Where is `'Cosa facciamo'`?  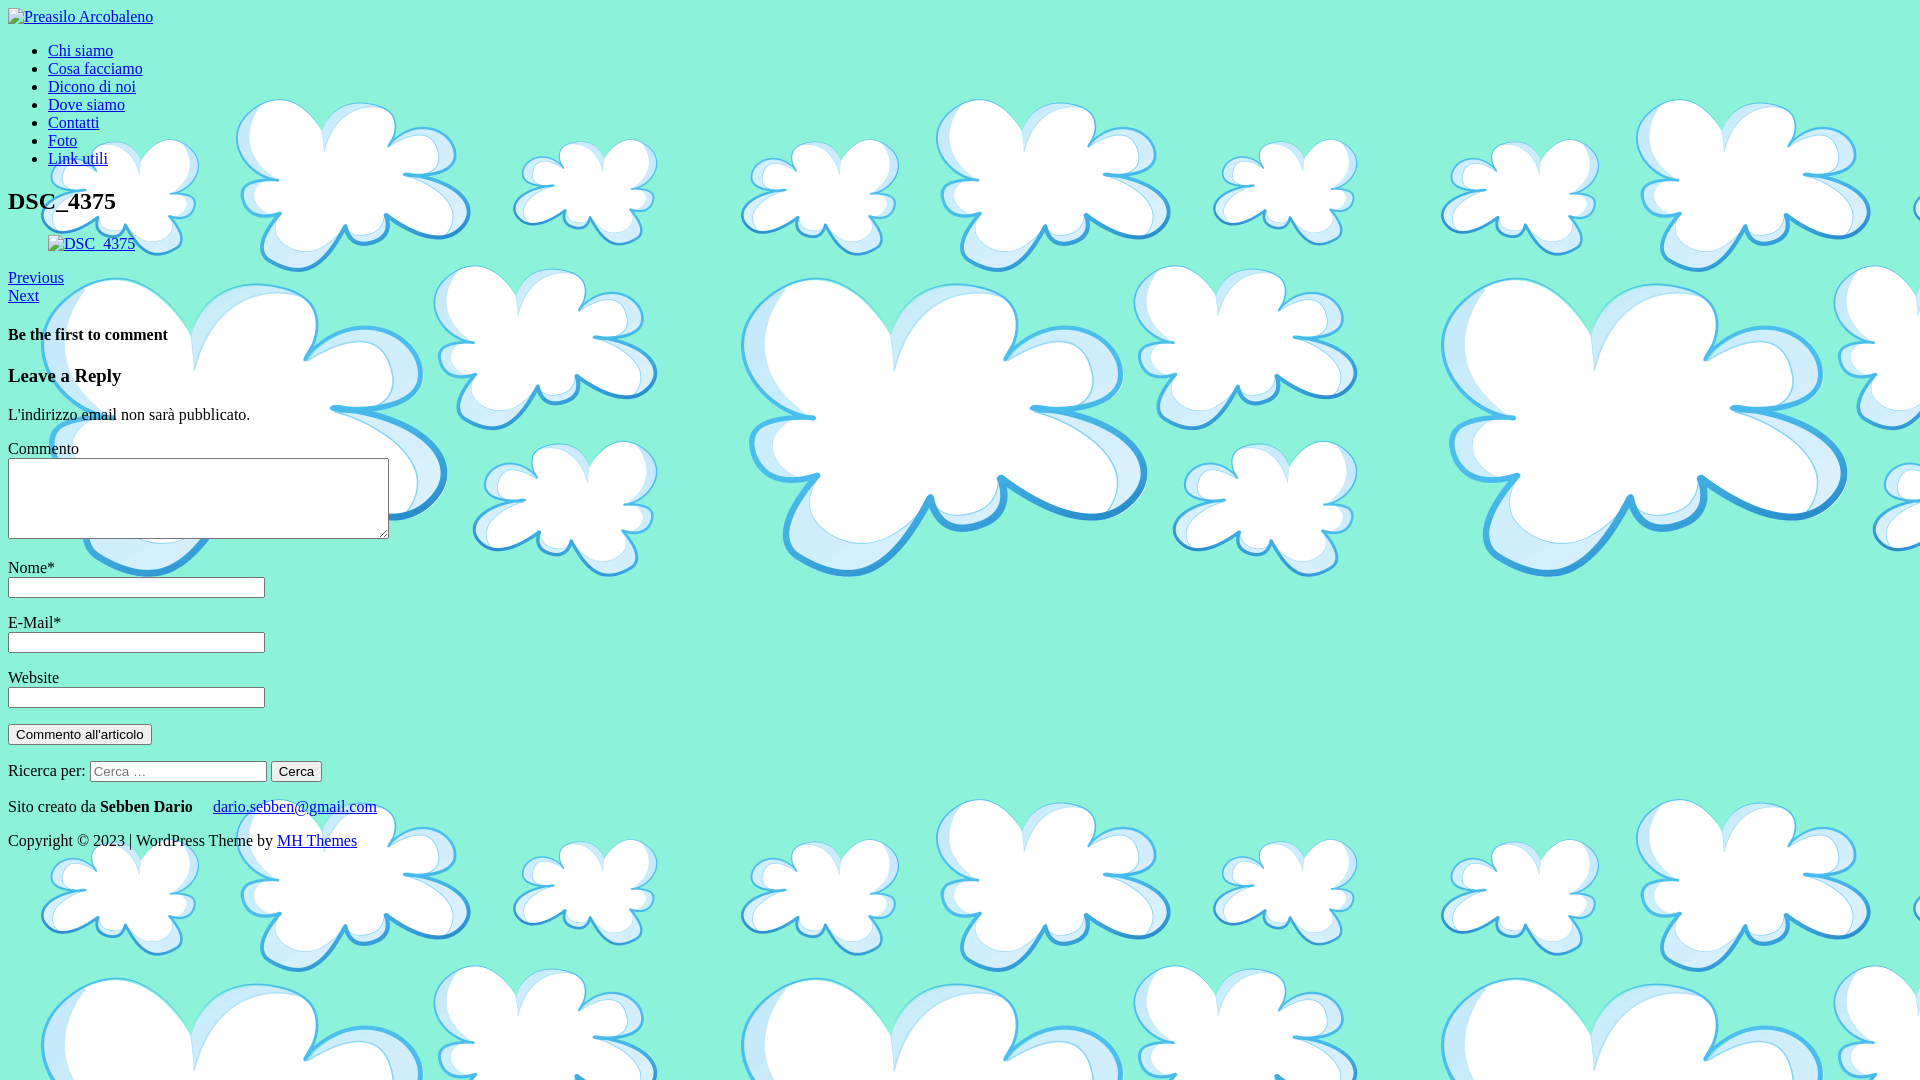
'Cosa facciamo' is located at coordinates (94, 67).